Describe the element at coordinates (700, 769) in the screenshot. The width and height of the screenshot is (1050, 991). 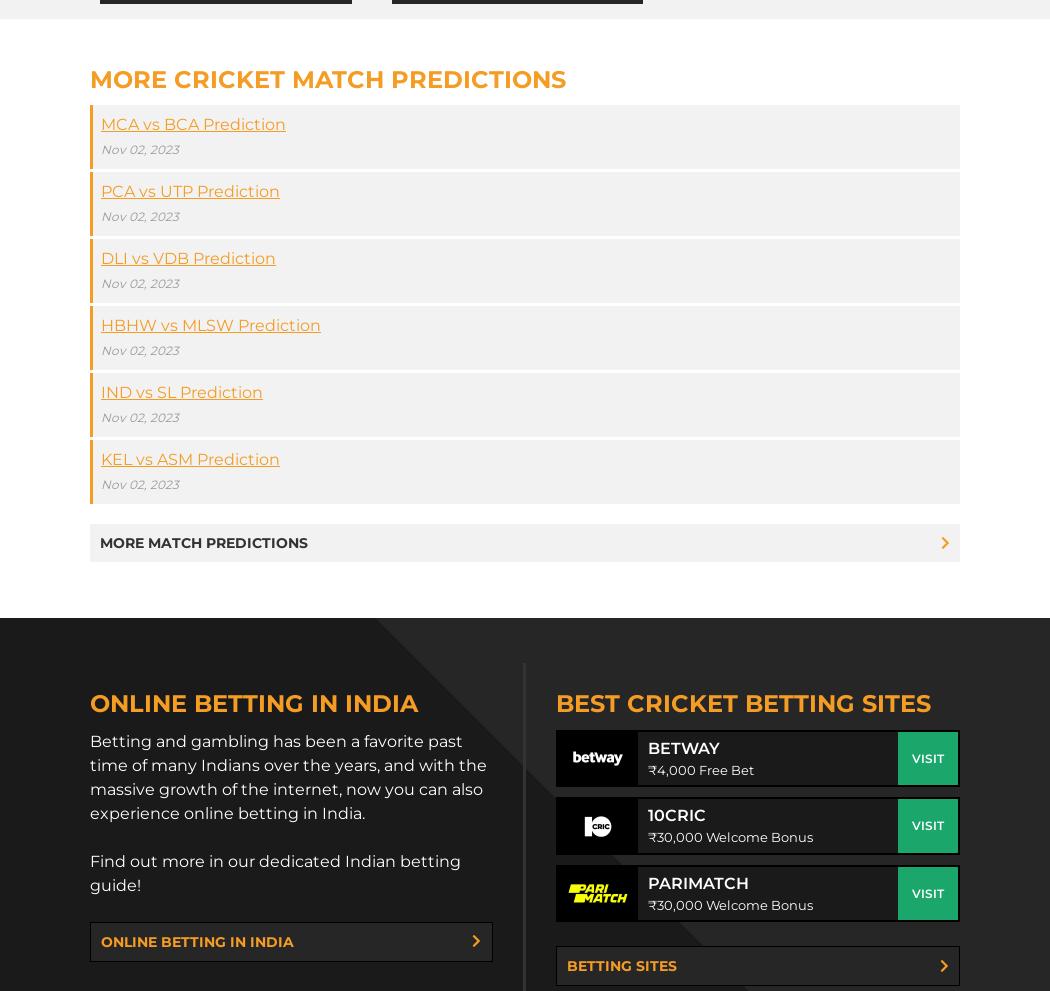
I see `'₹4,000 Free Bet'` at that location.